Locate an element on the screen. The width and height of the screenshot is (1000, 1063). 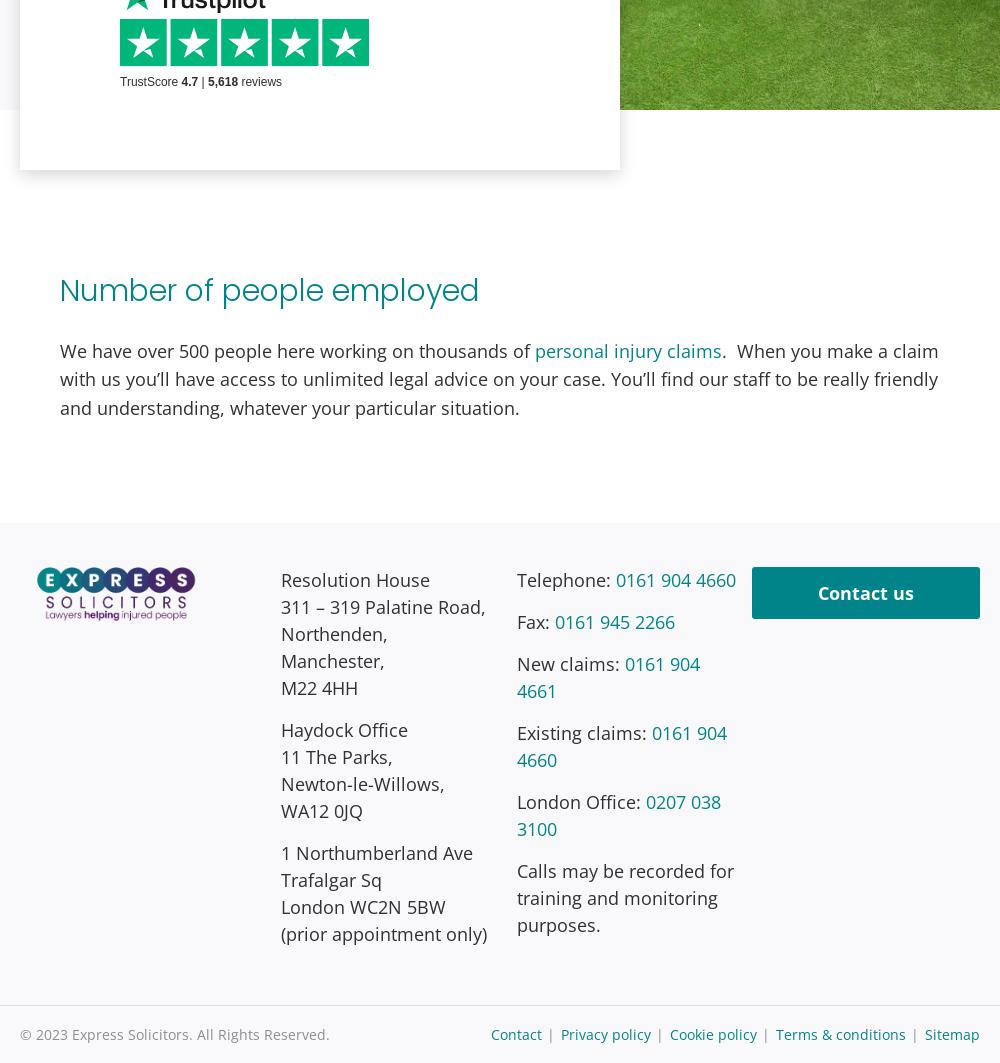
'Fax:' is located at coordinates (535, 620).